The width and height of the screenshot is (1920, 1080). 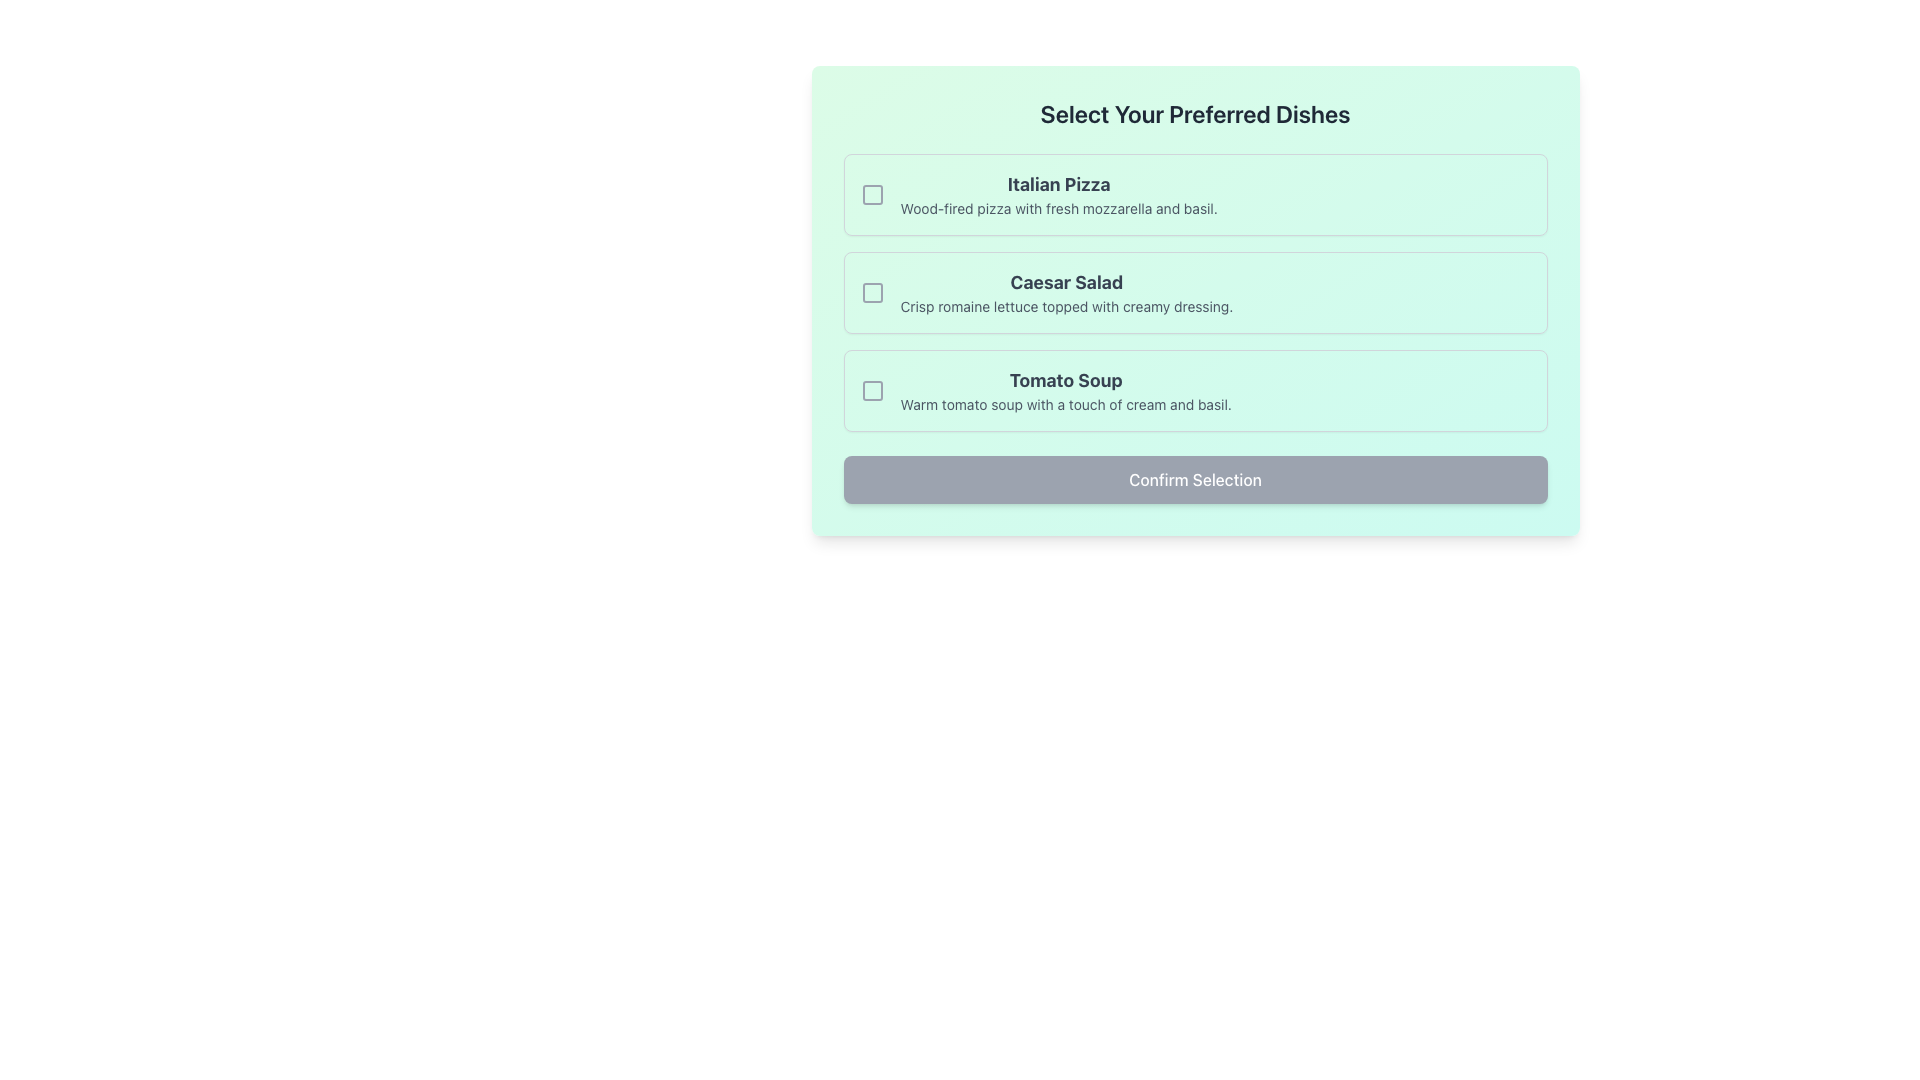 What do you see at coordinates (872, 293) in the screenshot?
I see `the checkbox marker for the 'Caesar Salad' option` at bounding box center [872, 293].